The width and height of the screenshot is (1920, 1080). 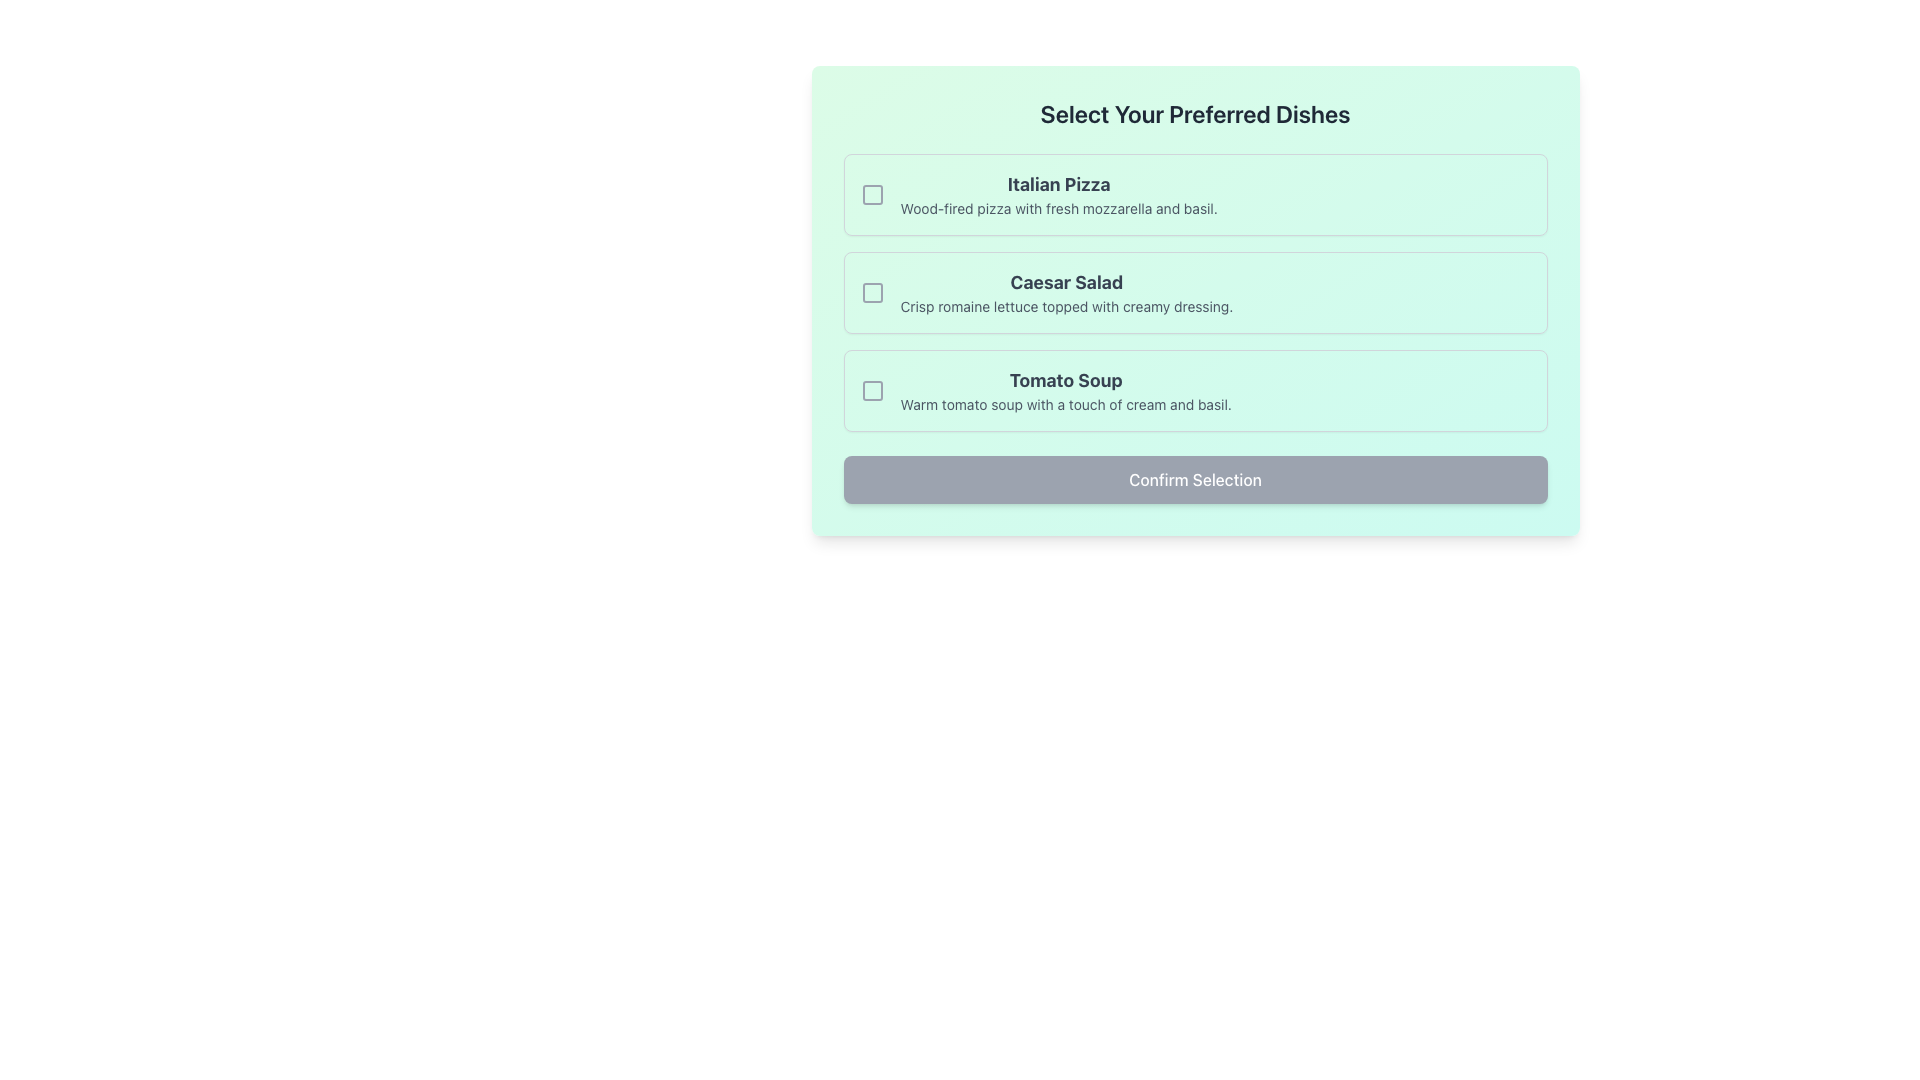 What do you see at coordinates (872, 293) in the screenshot?
I see `the checkbox marker for the 'Caesar Salad' option` at bounding box center [872, 293].